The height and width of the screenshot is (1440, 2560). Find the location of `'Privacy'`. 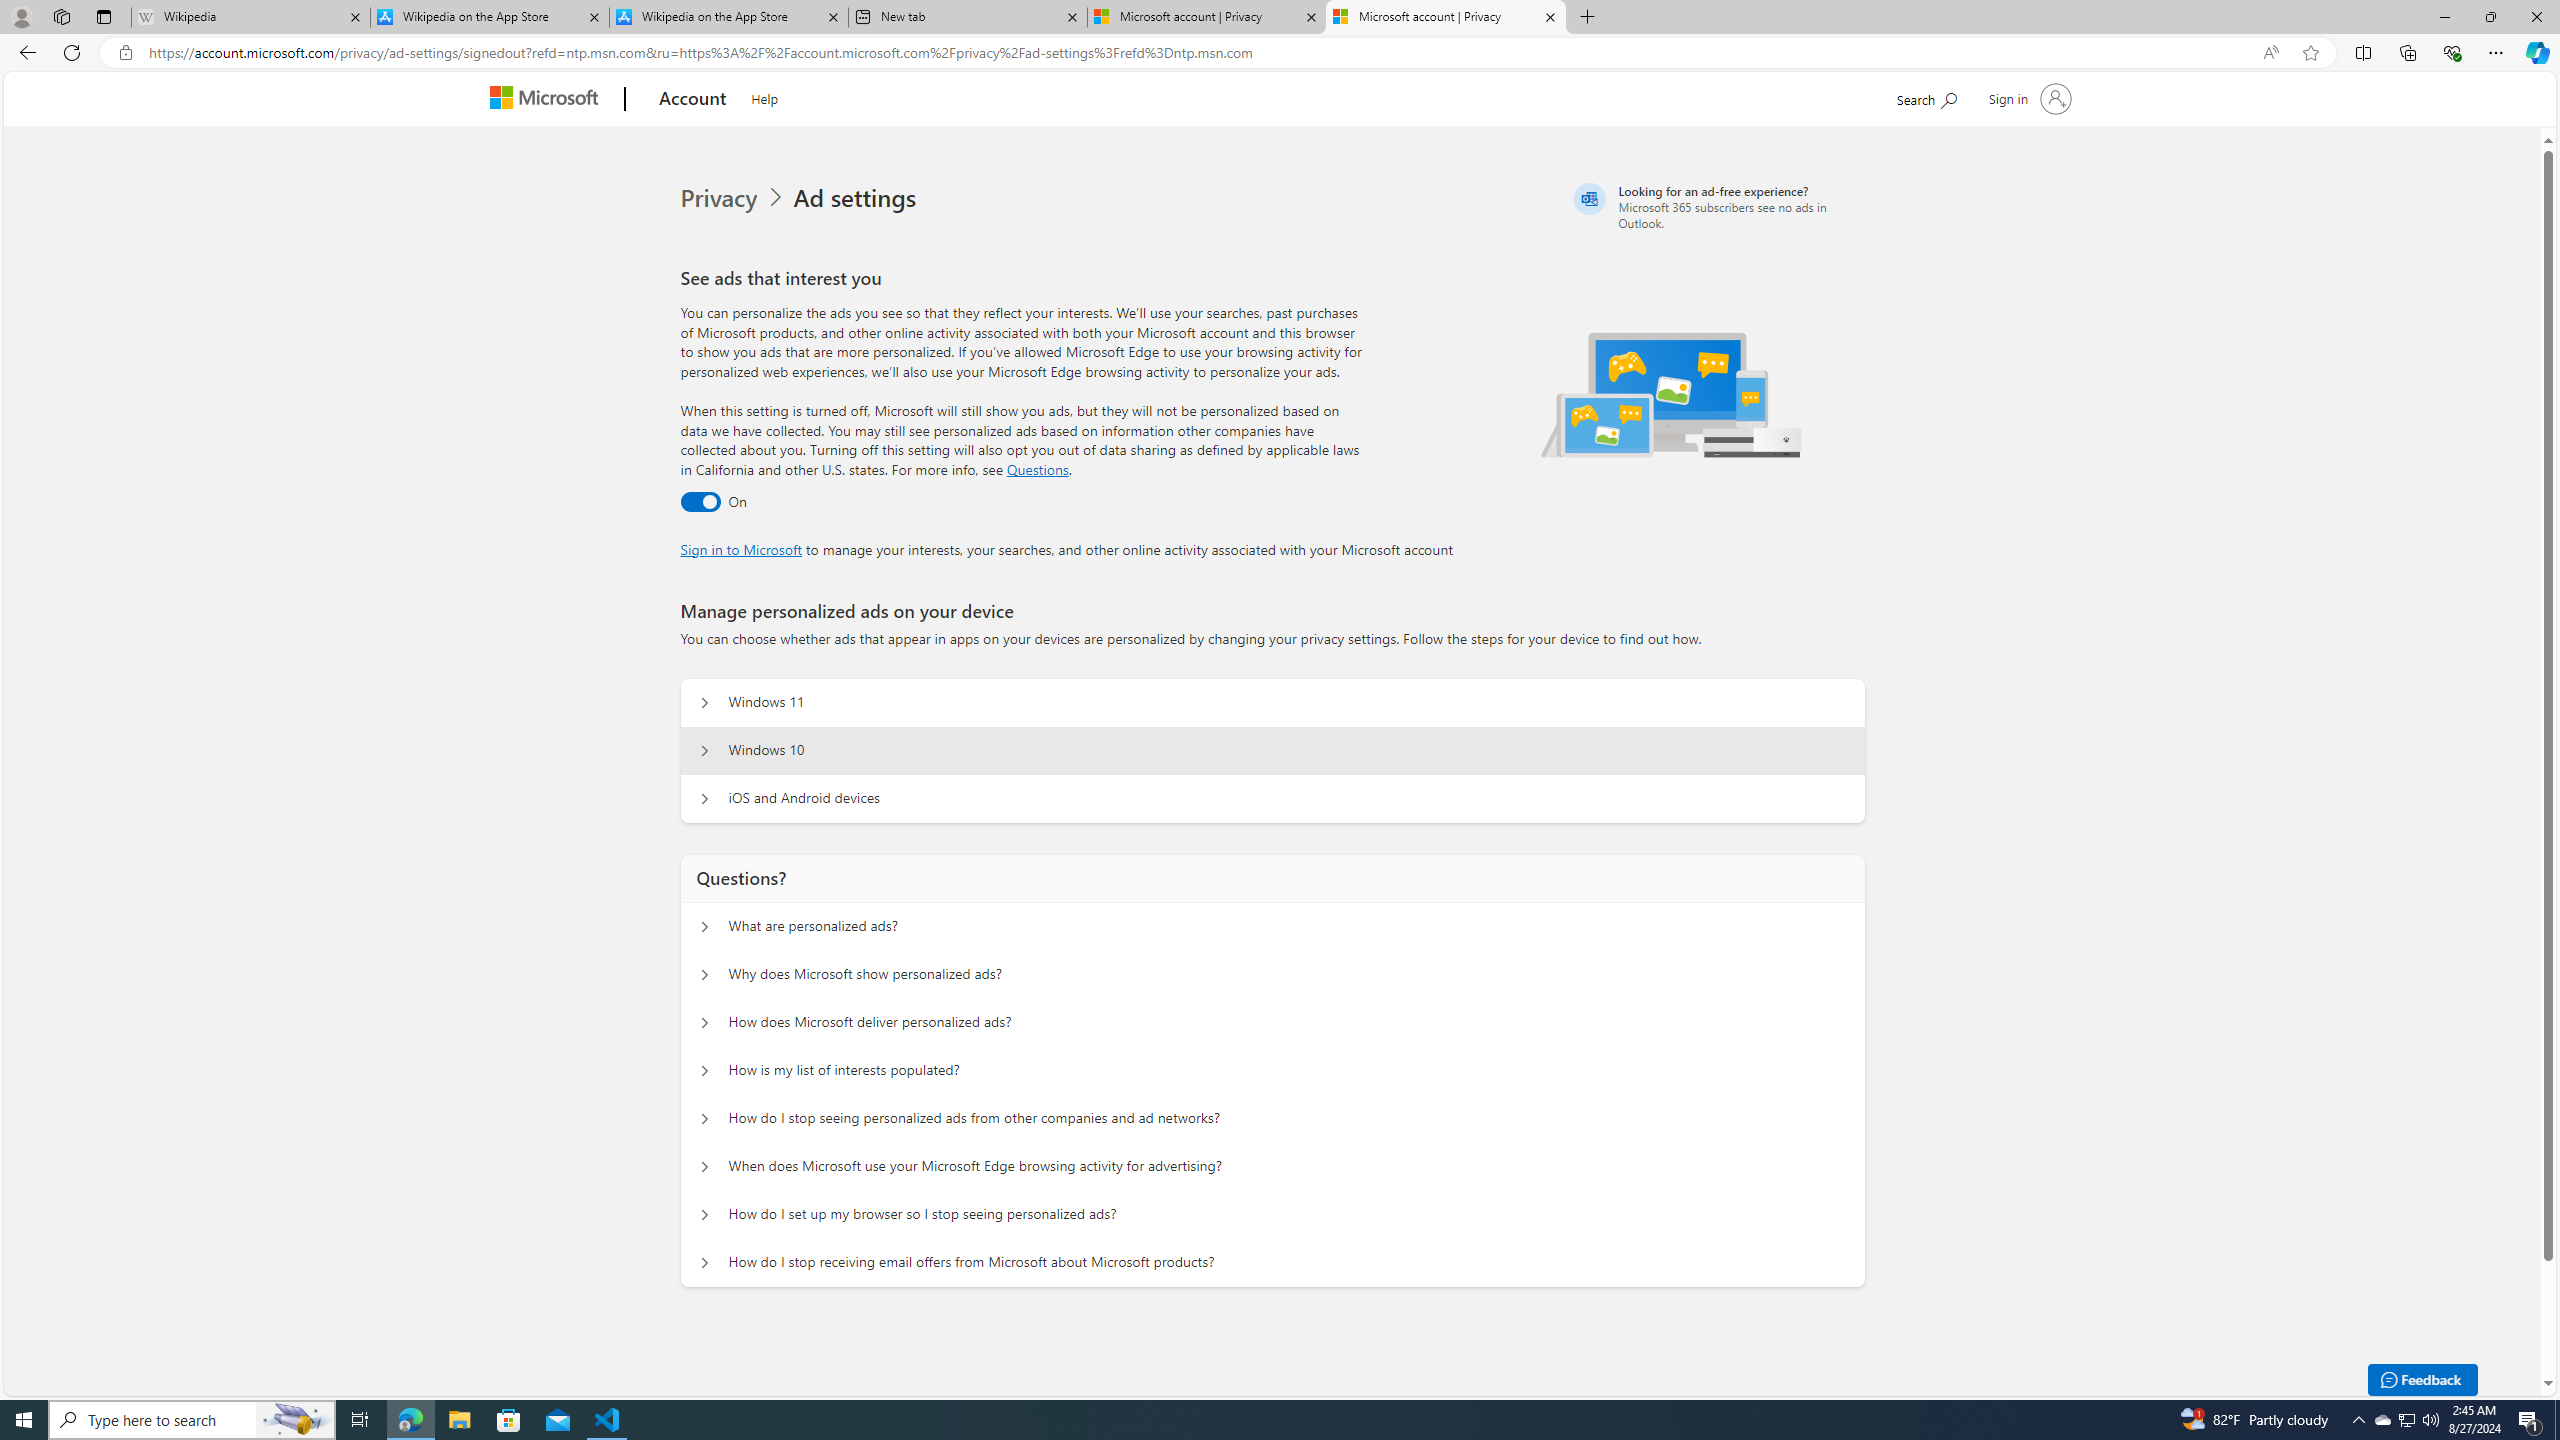

'Privacy' is located at coordinates (721, 198).